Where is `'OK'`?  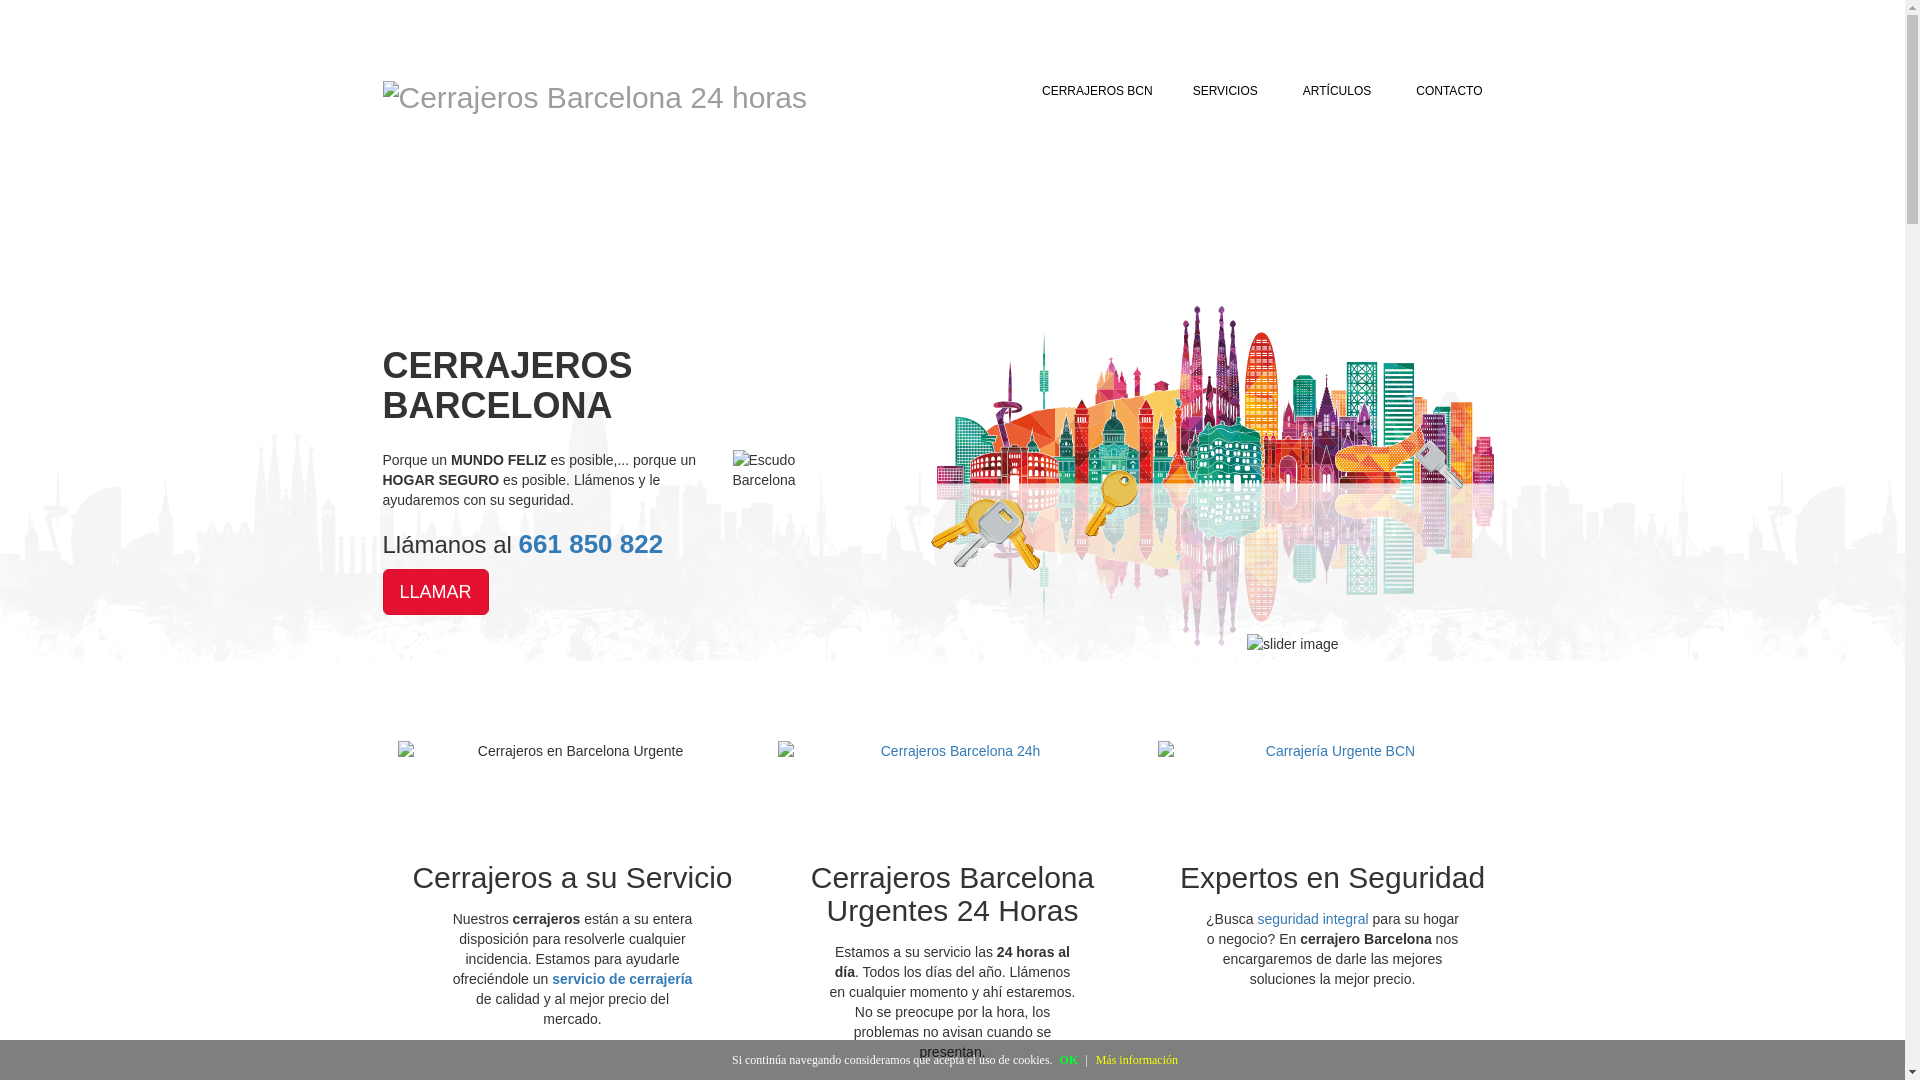 'OK' is located at coordinates (1068, 1059).